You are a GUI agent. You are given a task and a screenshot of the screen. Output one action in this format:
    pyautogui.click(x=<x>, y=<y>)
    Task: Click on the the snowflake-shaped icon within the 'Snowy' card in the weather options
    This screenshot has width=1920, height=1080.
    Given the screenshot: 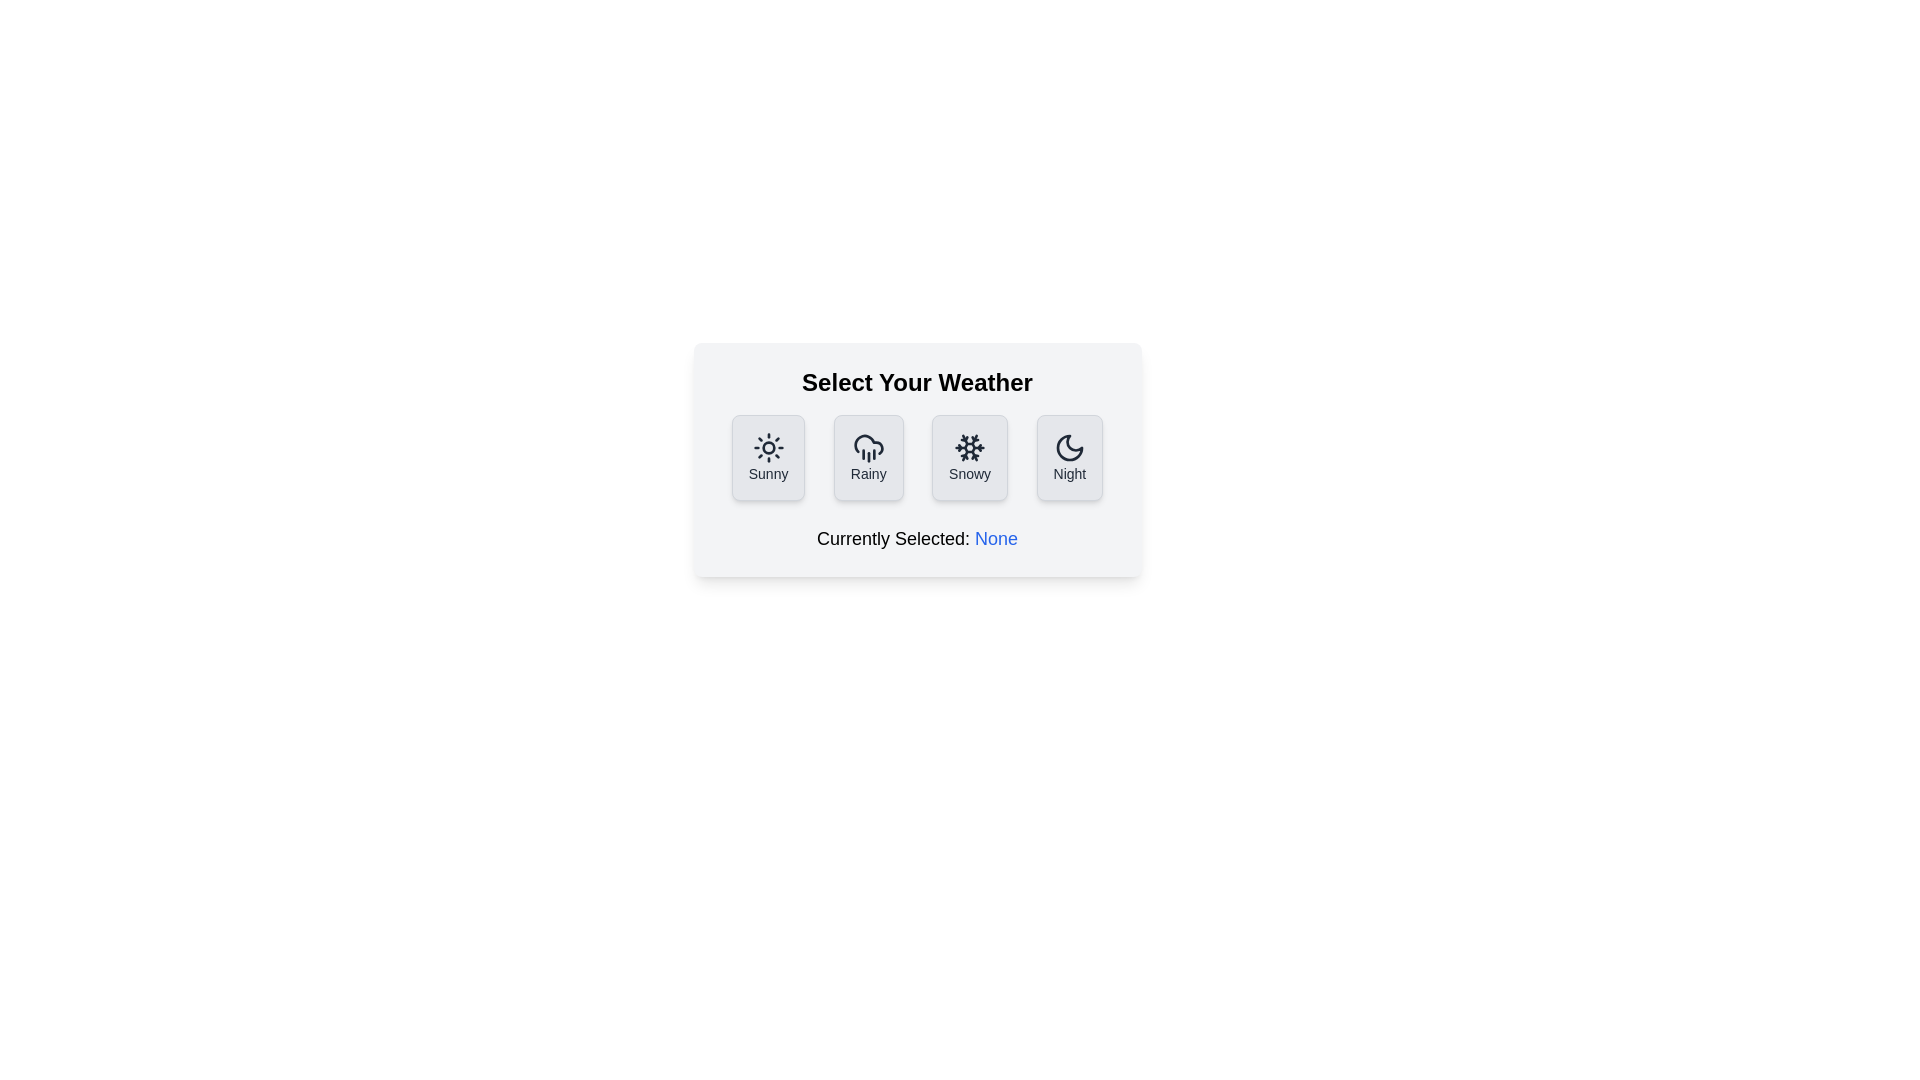 What is the action you would take?
    pyautogui.click(x=970, y=446)
    